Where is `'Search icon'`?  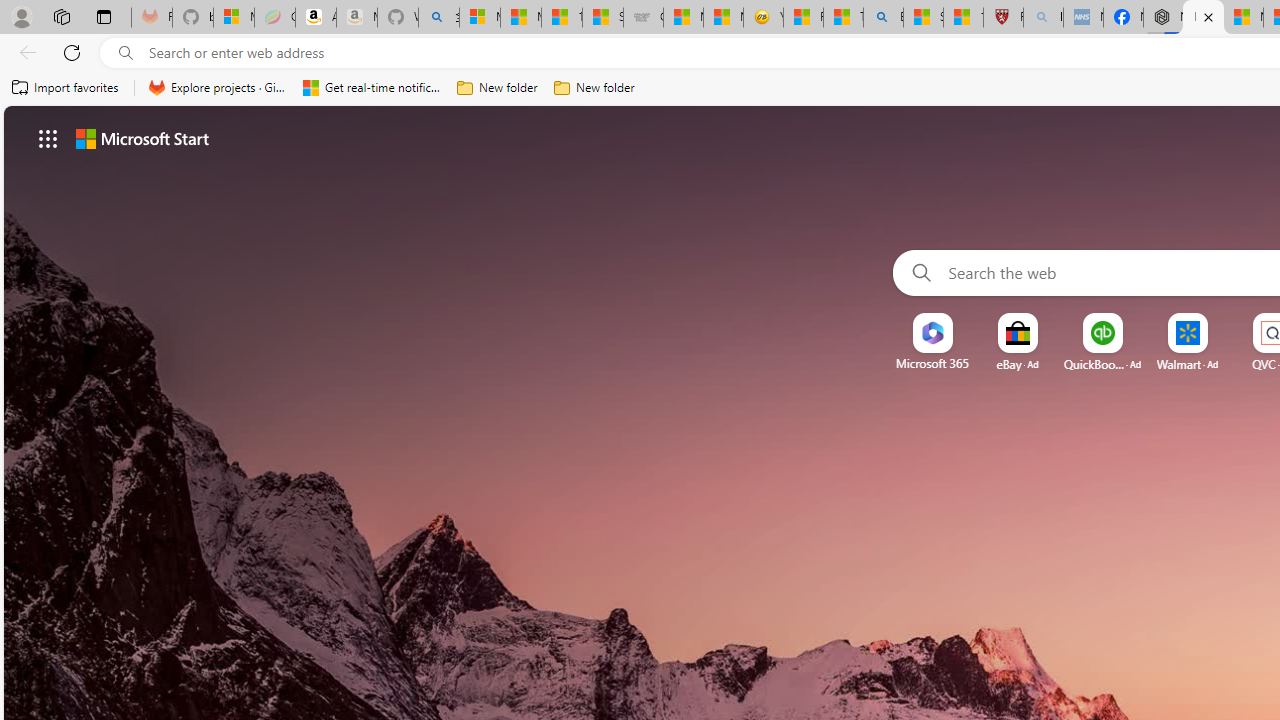 'Search icon' is located at coordinates (125, 52).